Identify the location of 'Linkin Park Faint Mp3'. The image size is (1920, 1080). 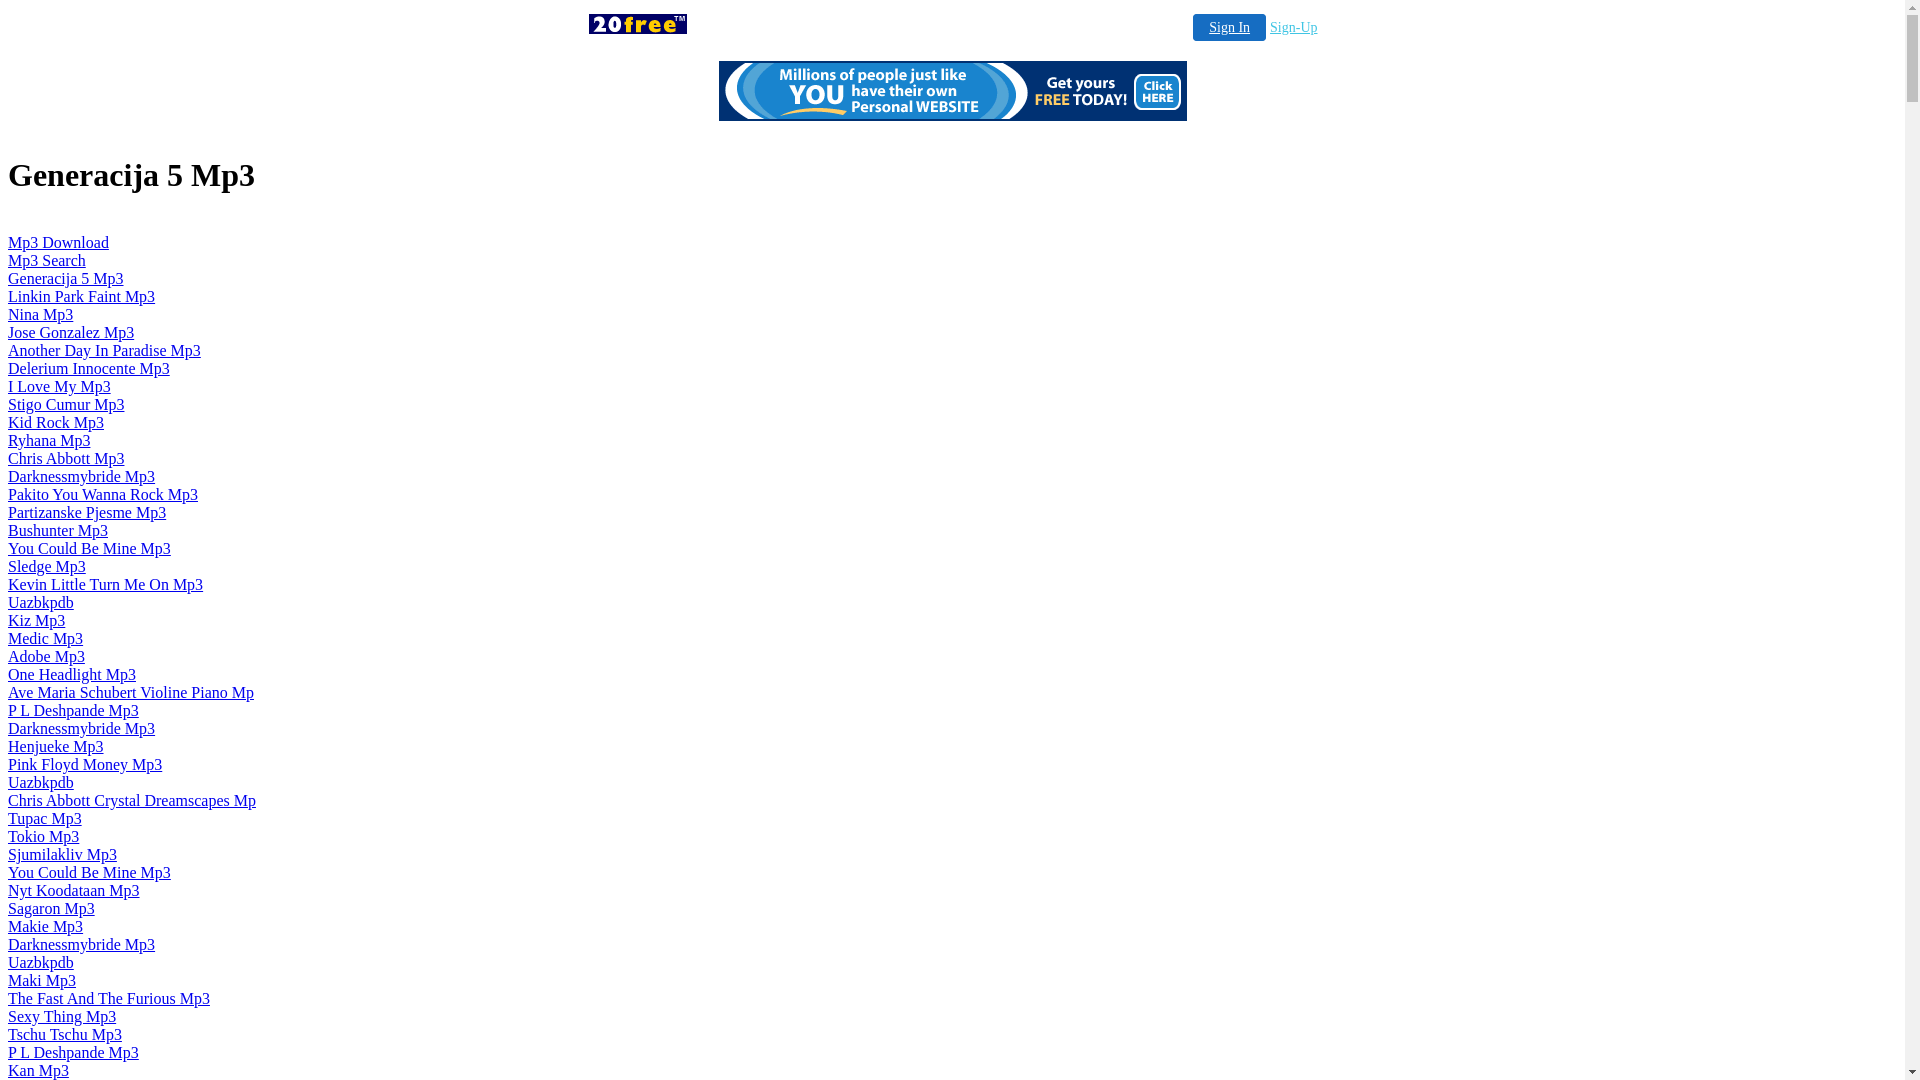
(80, 296).